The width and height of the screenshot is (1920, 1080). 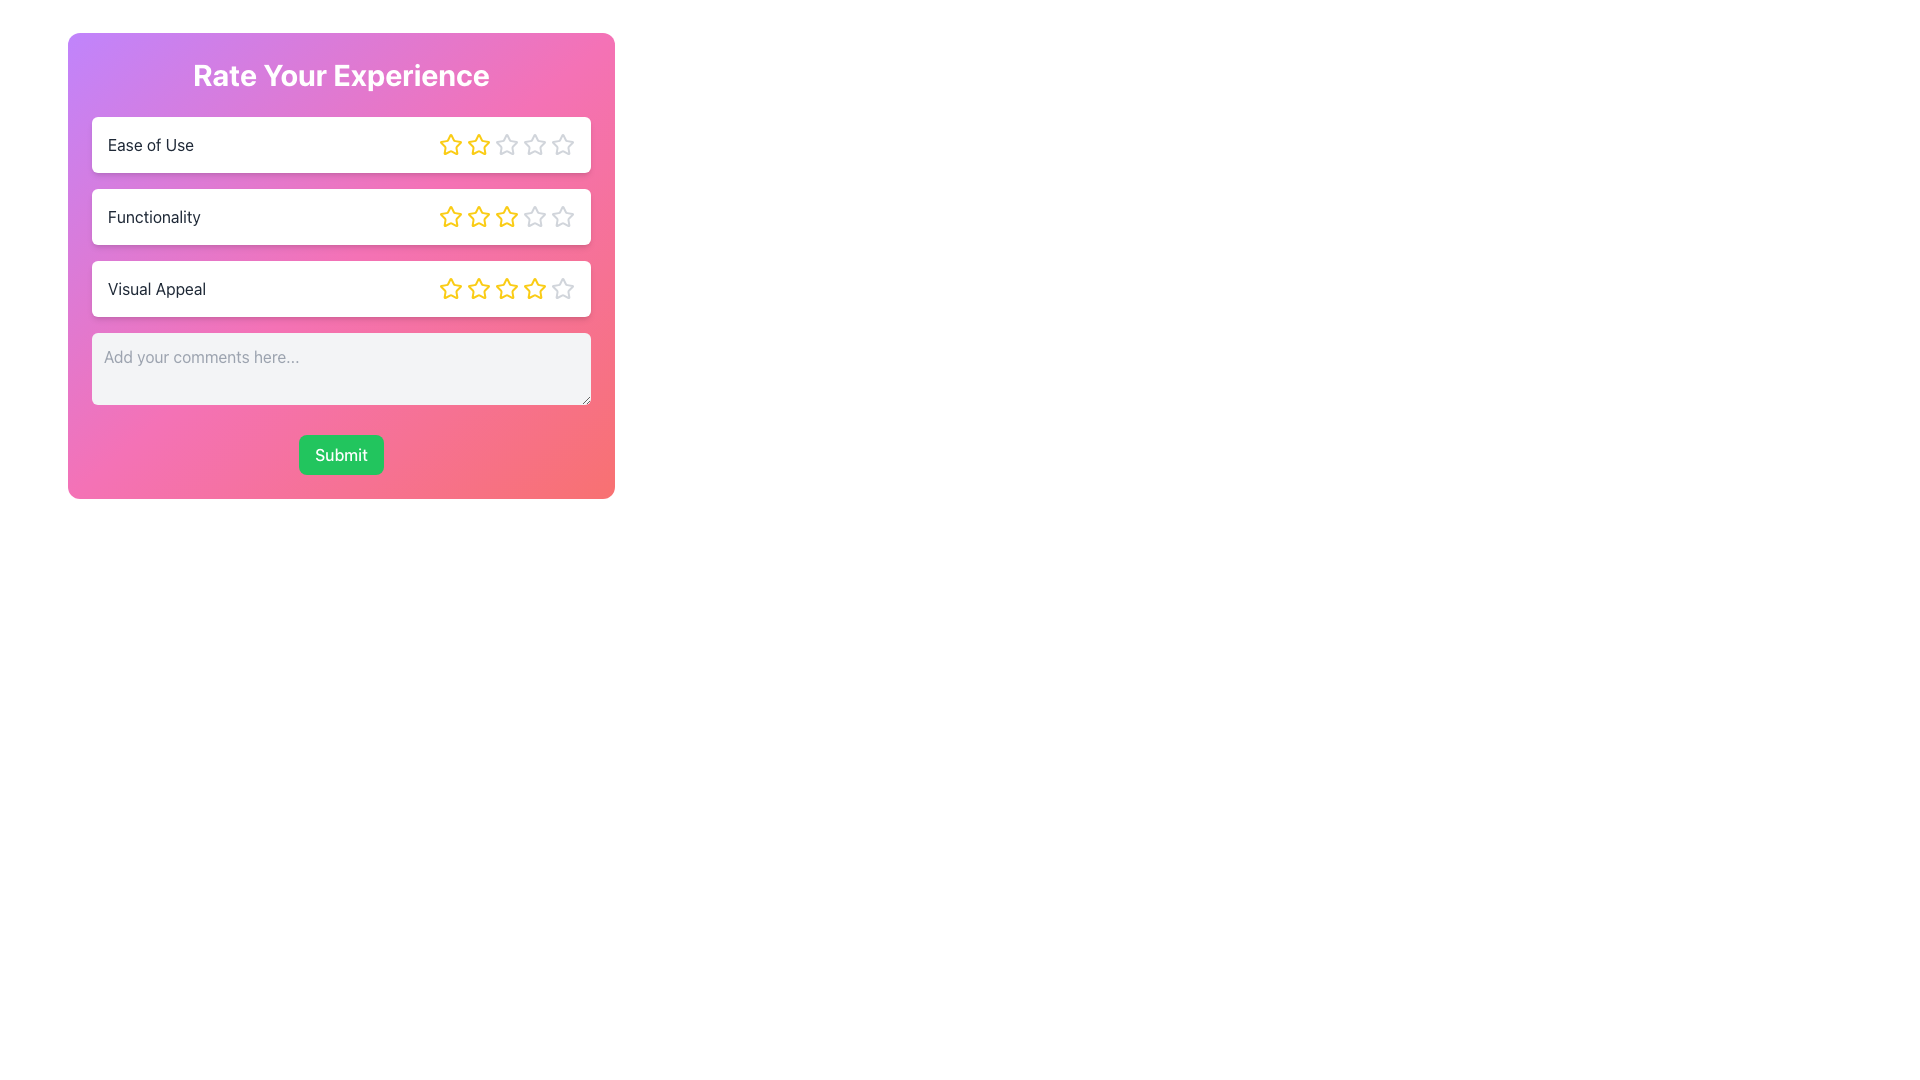 What do you see at coordinates (561, 143) in the screenshot?
I see `the fifth star icon button for the 'Ease of Use' rating` at bounding box center [561, 143].